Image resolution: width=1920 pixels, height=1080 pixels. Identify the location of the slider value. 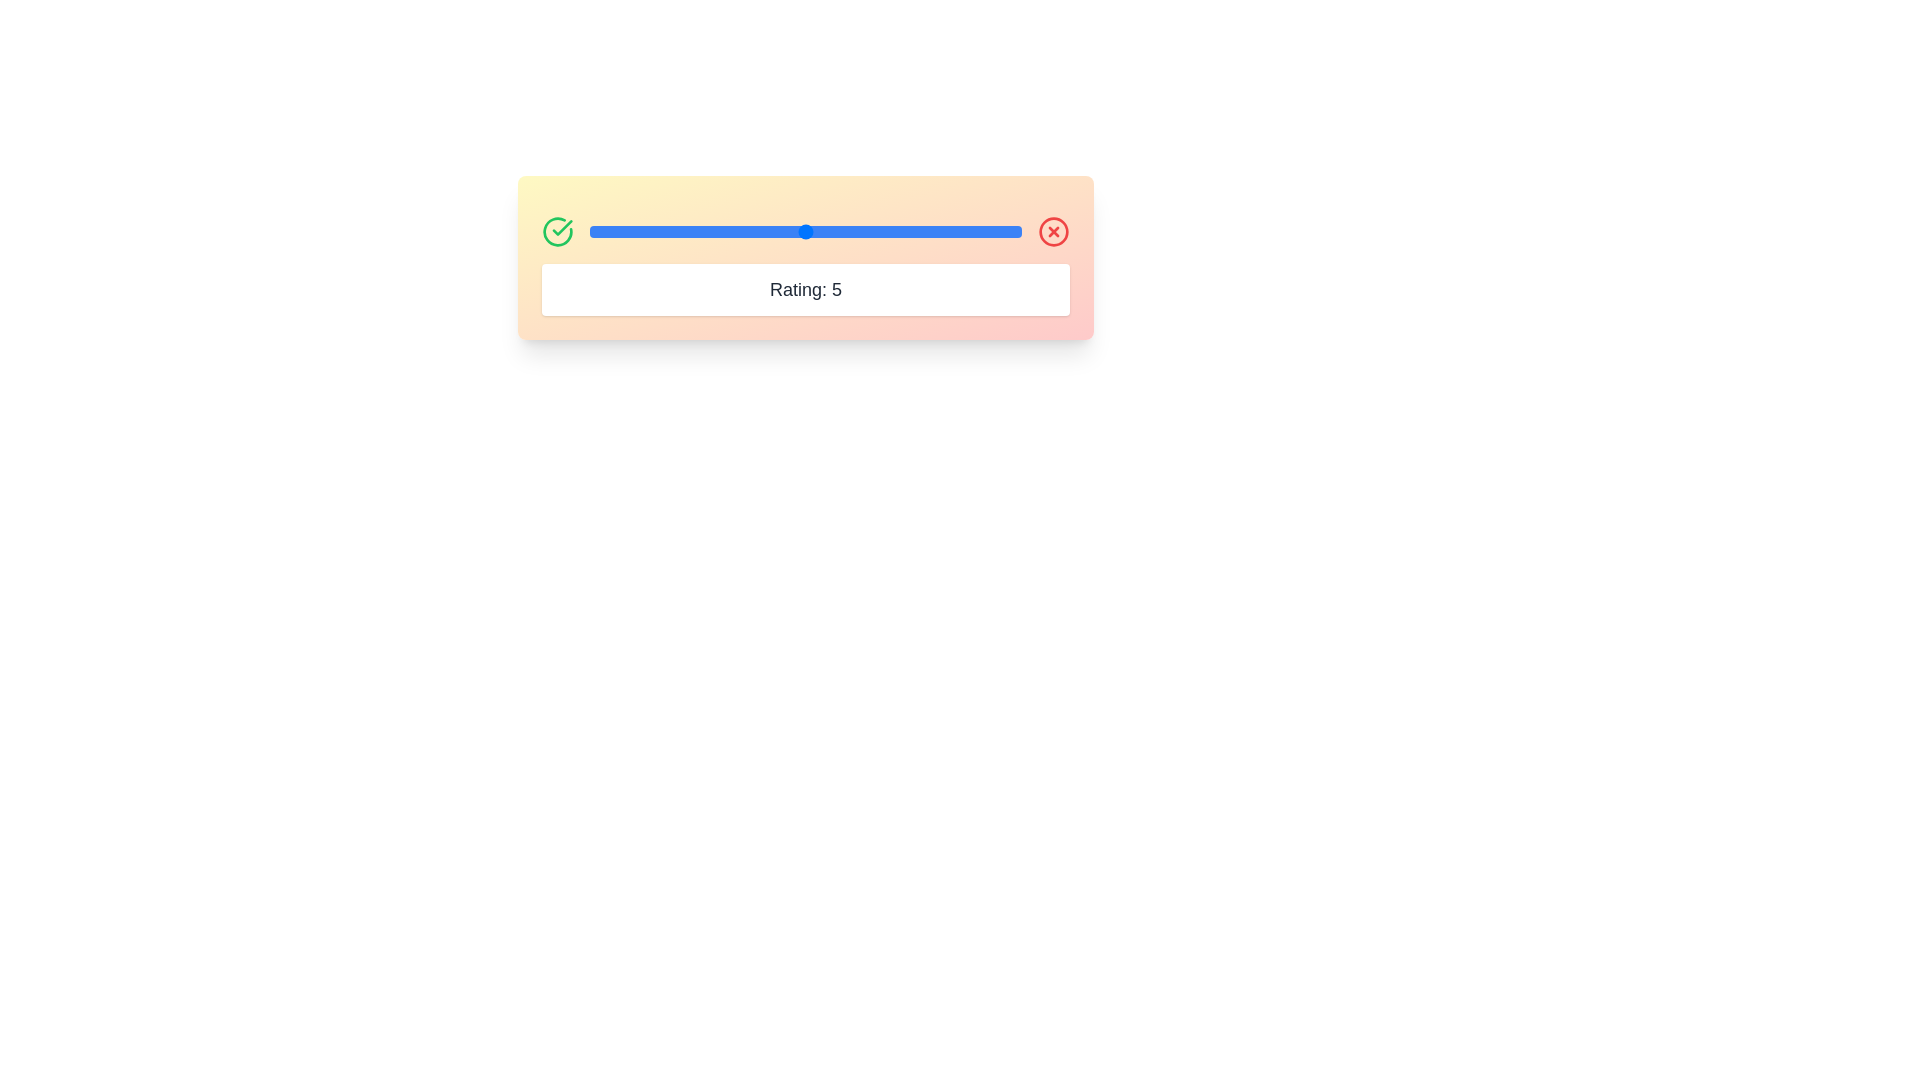
(978, 230).